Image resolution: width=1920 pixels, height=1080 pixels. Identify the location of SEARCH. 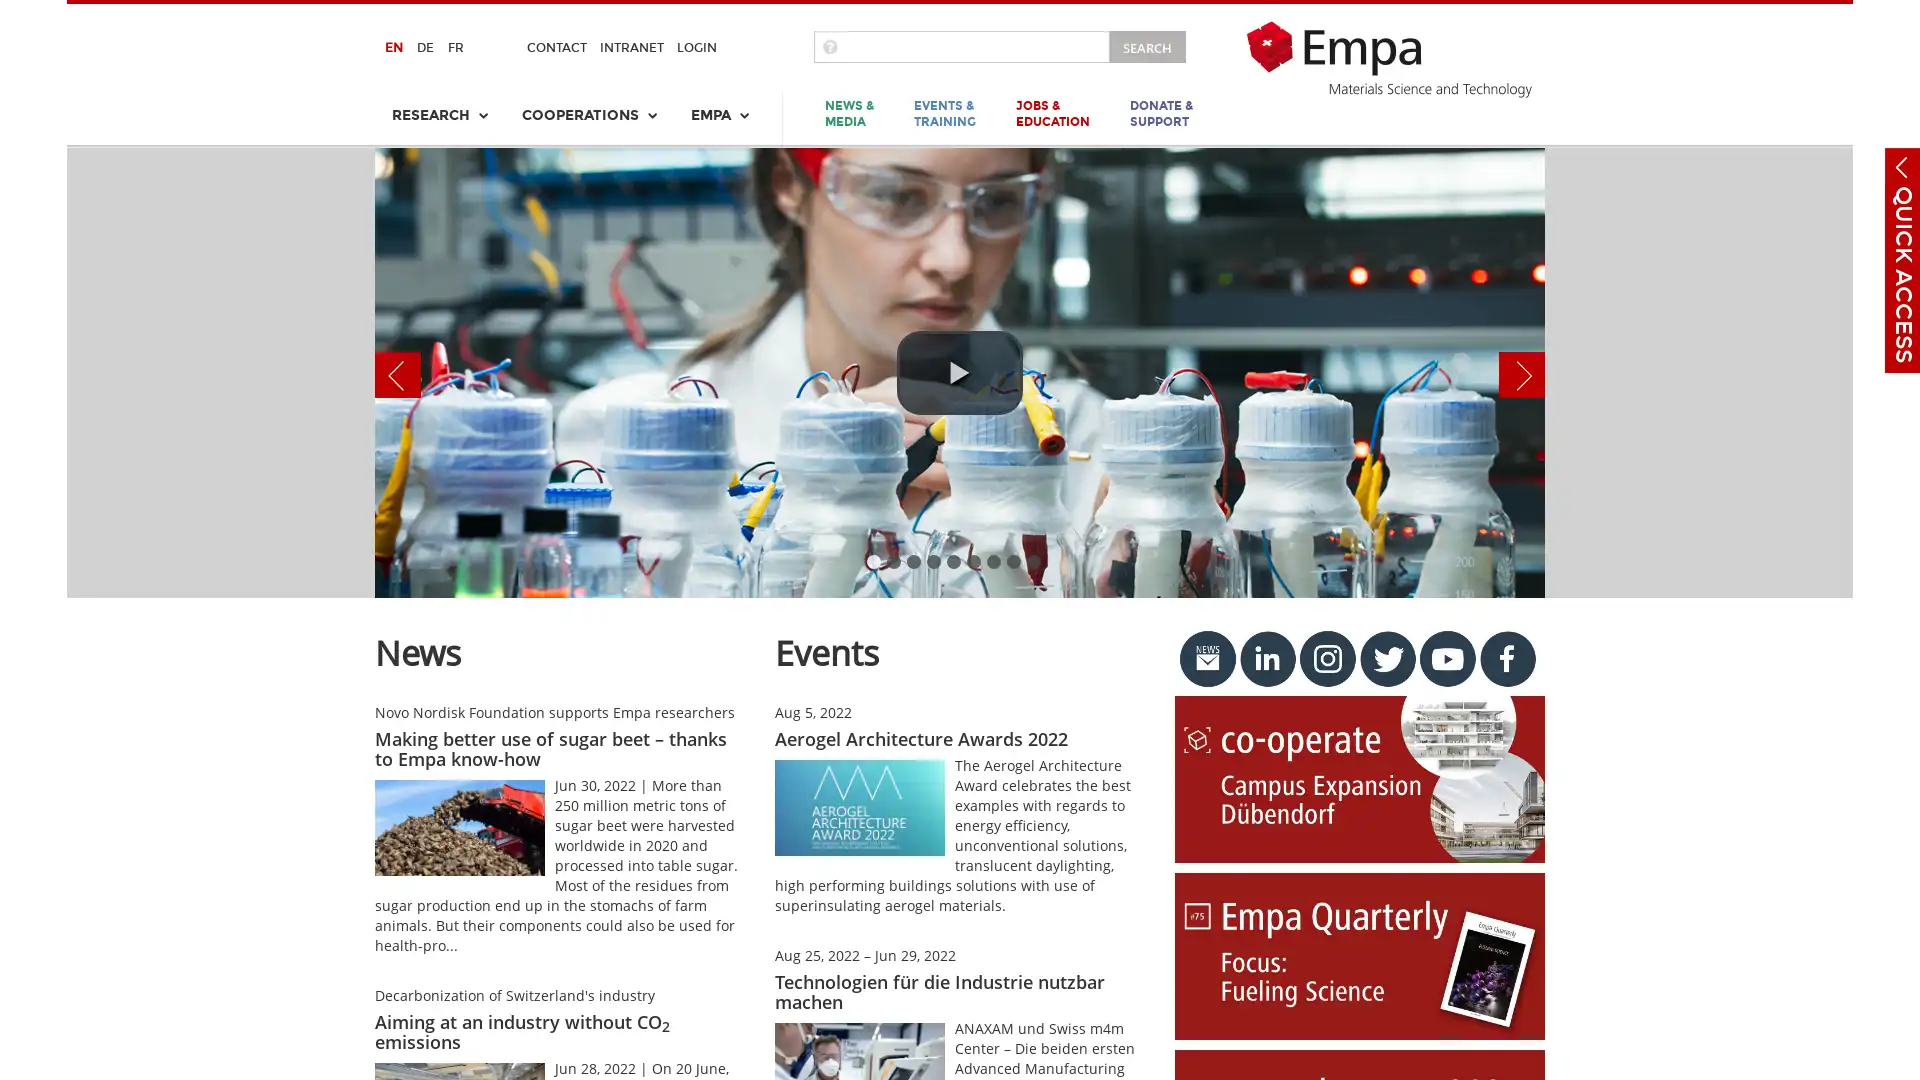
(1147, 45).